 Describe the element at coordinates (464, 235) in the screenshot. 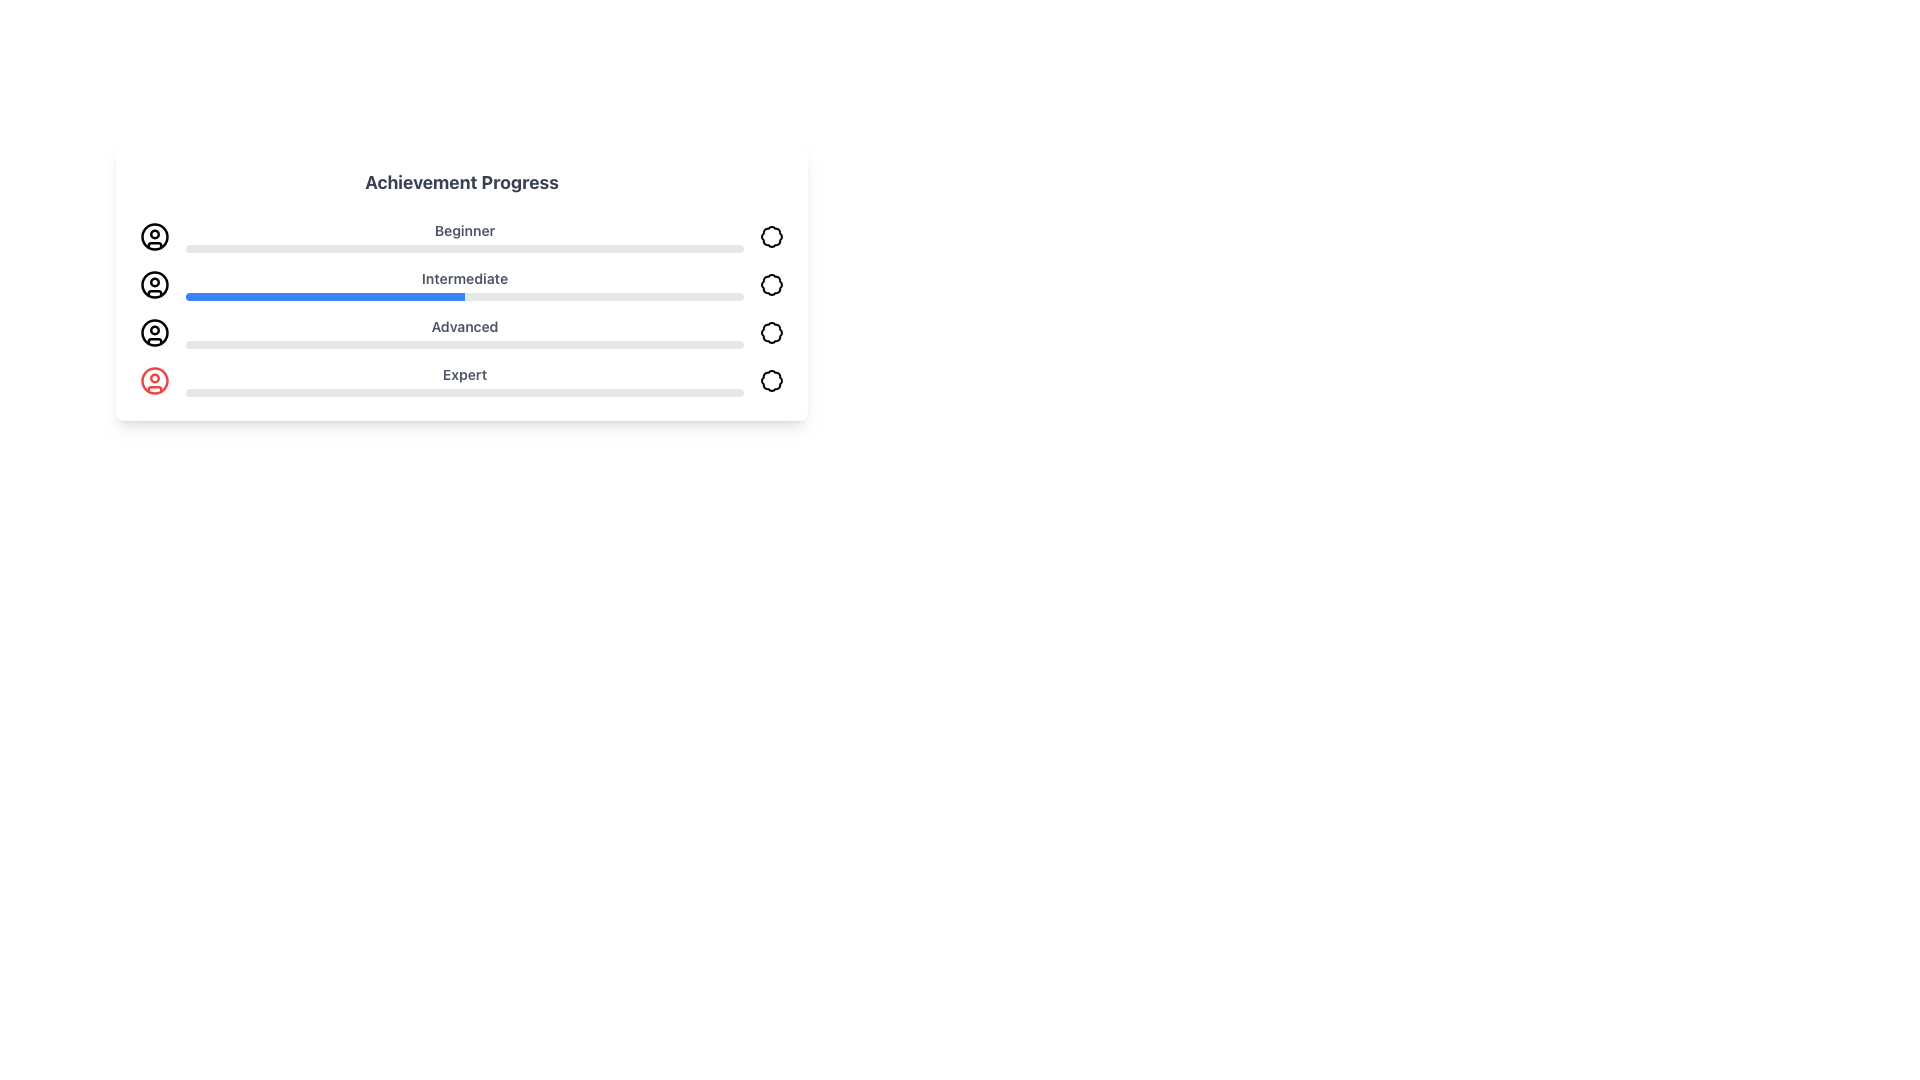

I see `the text label displaying 'Beginner' in a smaller bold gray font, located centrally in the first item of the vertically aligned selection list` at that location.